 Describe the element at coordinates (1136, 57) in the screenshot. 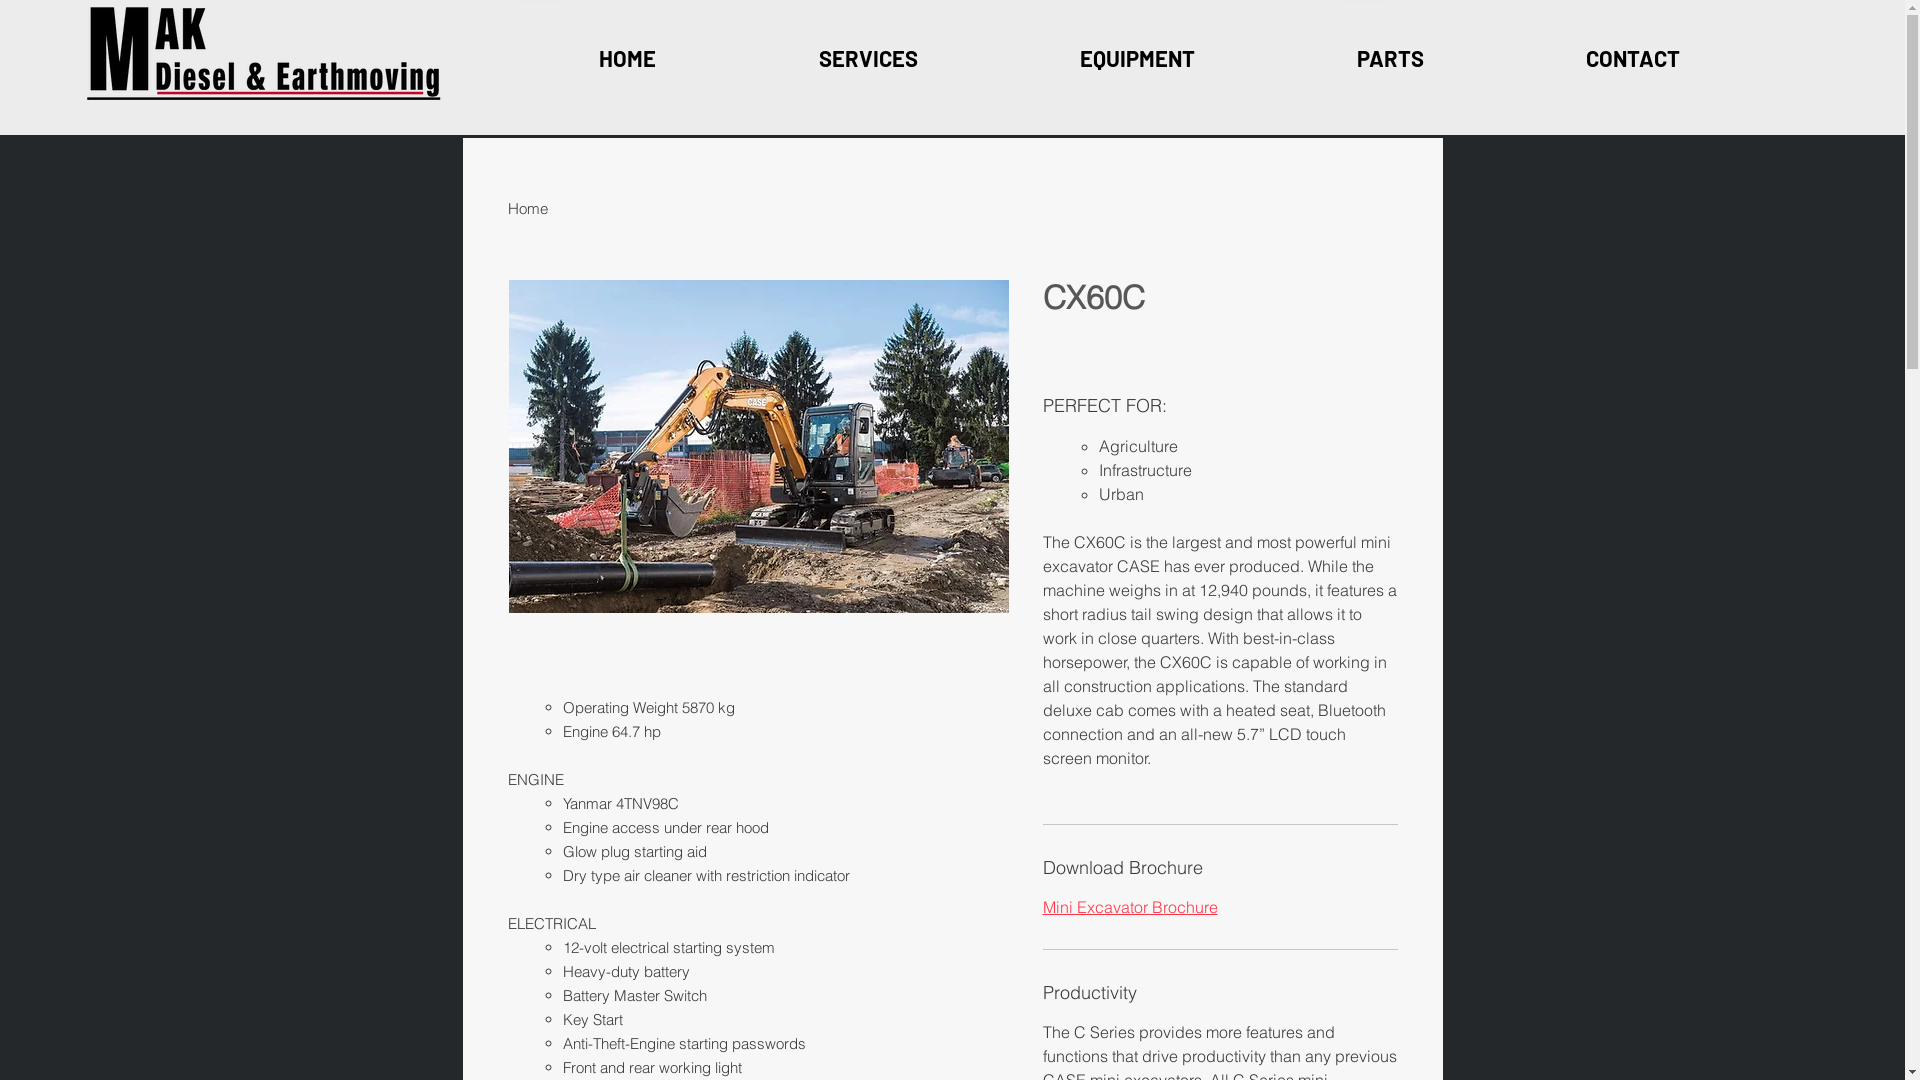

I see `'EQUIPMENT'` at that location.